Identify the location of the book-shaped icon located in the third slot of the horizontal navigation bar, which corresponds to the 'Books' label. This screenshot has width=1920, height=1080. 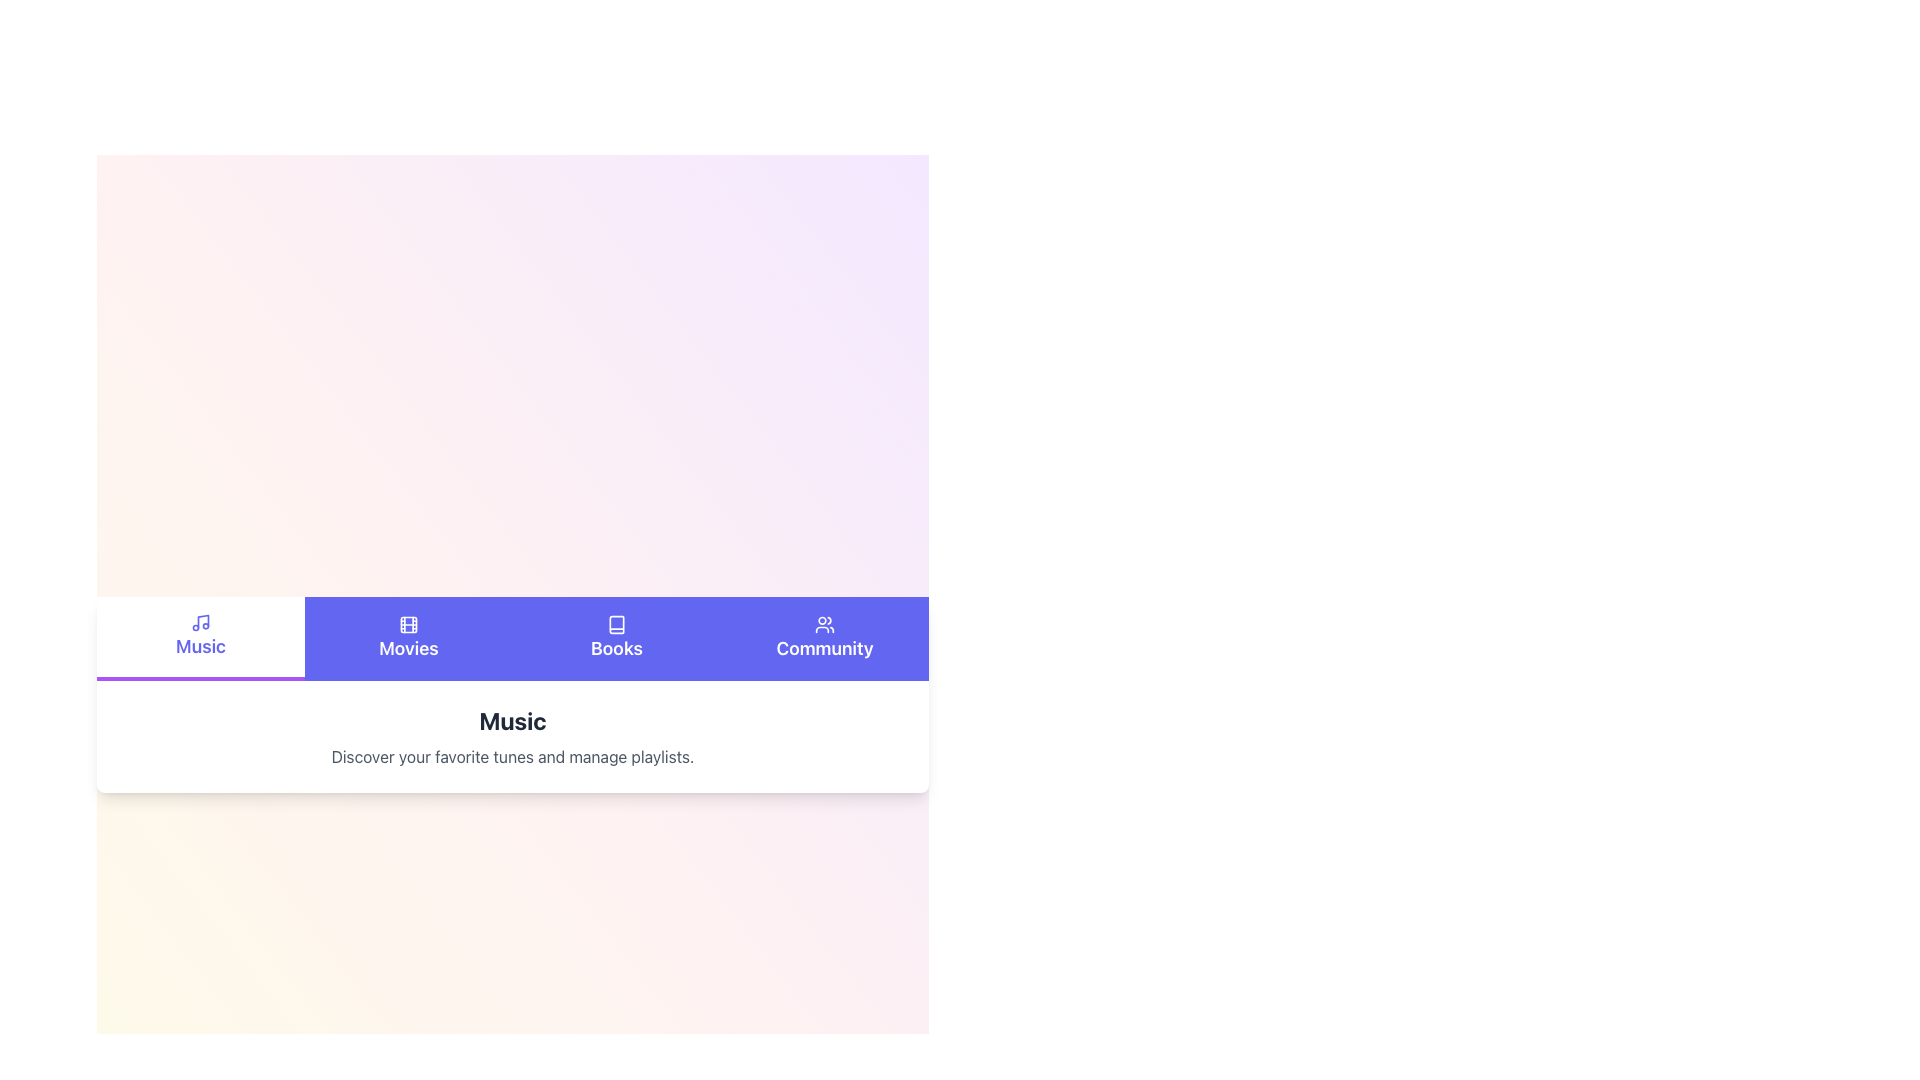
(616, 623).